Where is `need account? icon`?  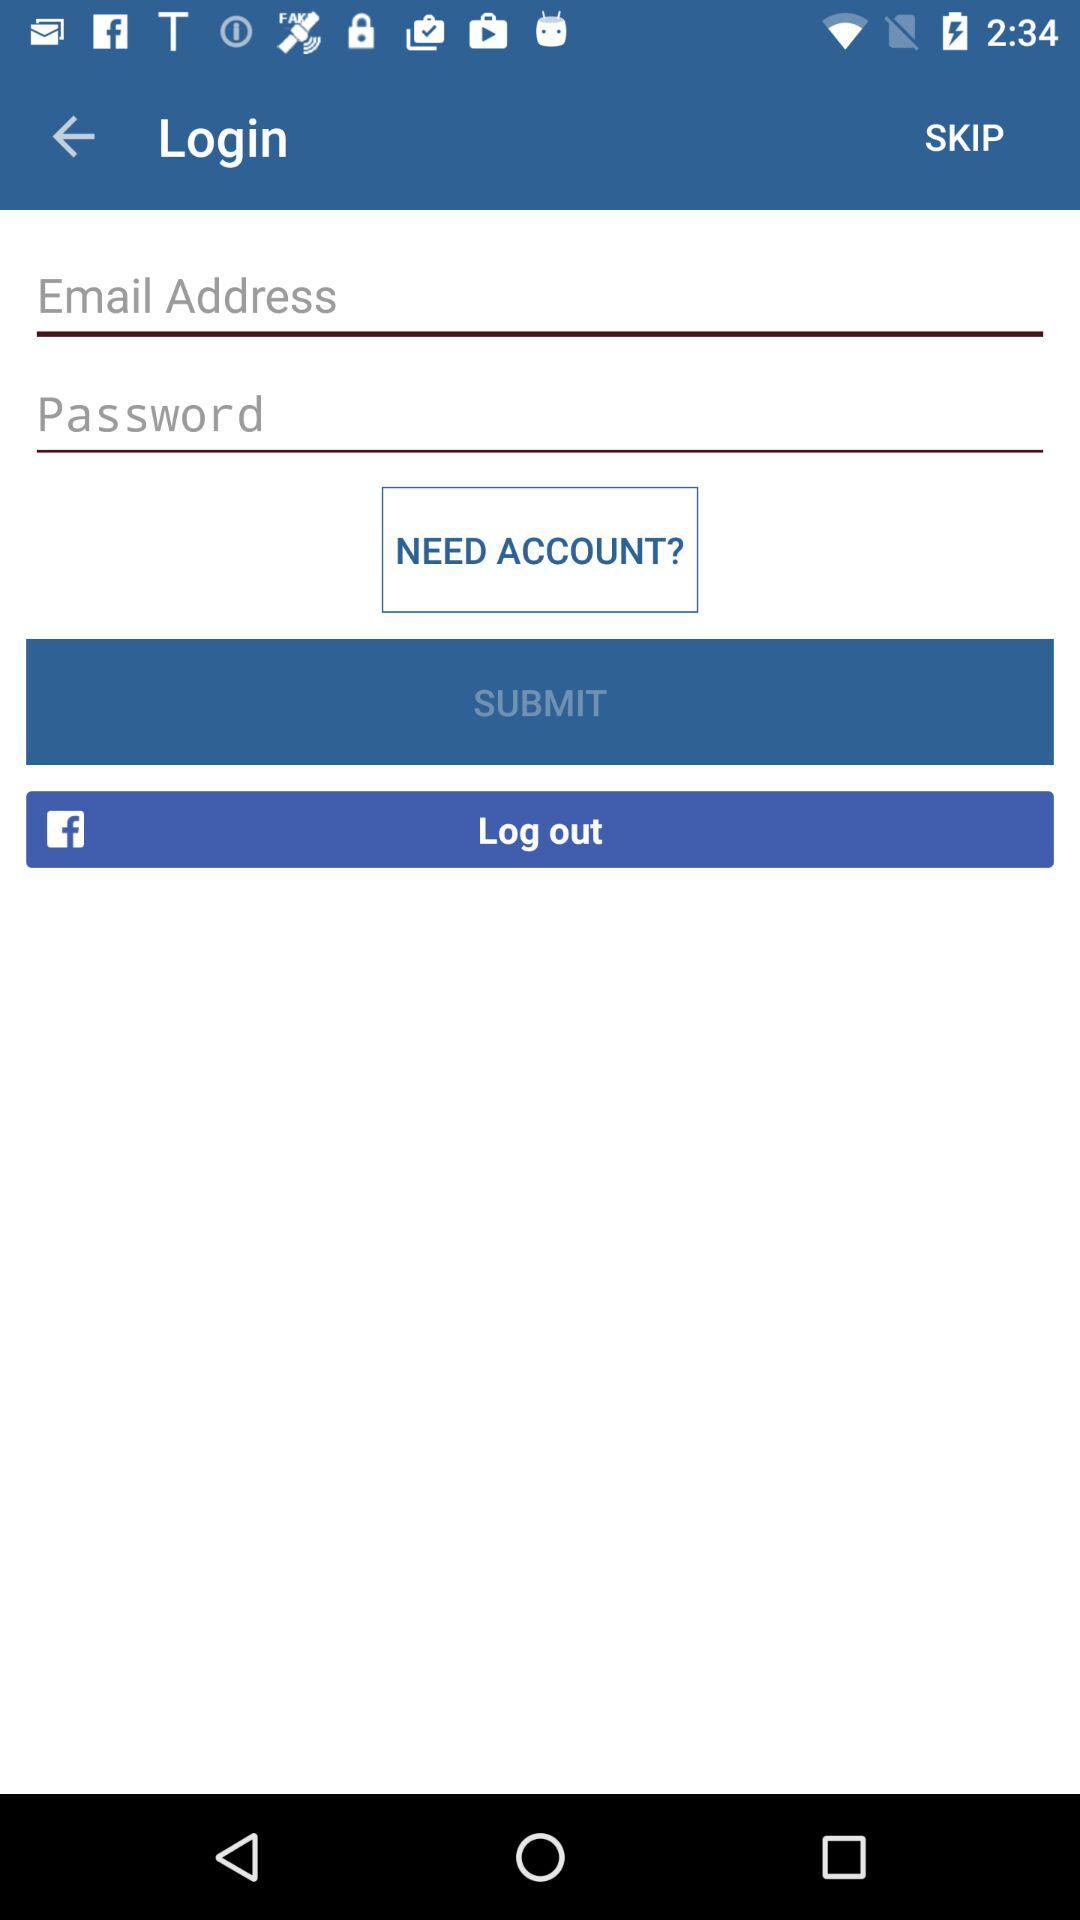 need account? icon is located at coordinates (540, 549).